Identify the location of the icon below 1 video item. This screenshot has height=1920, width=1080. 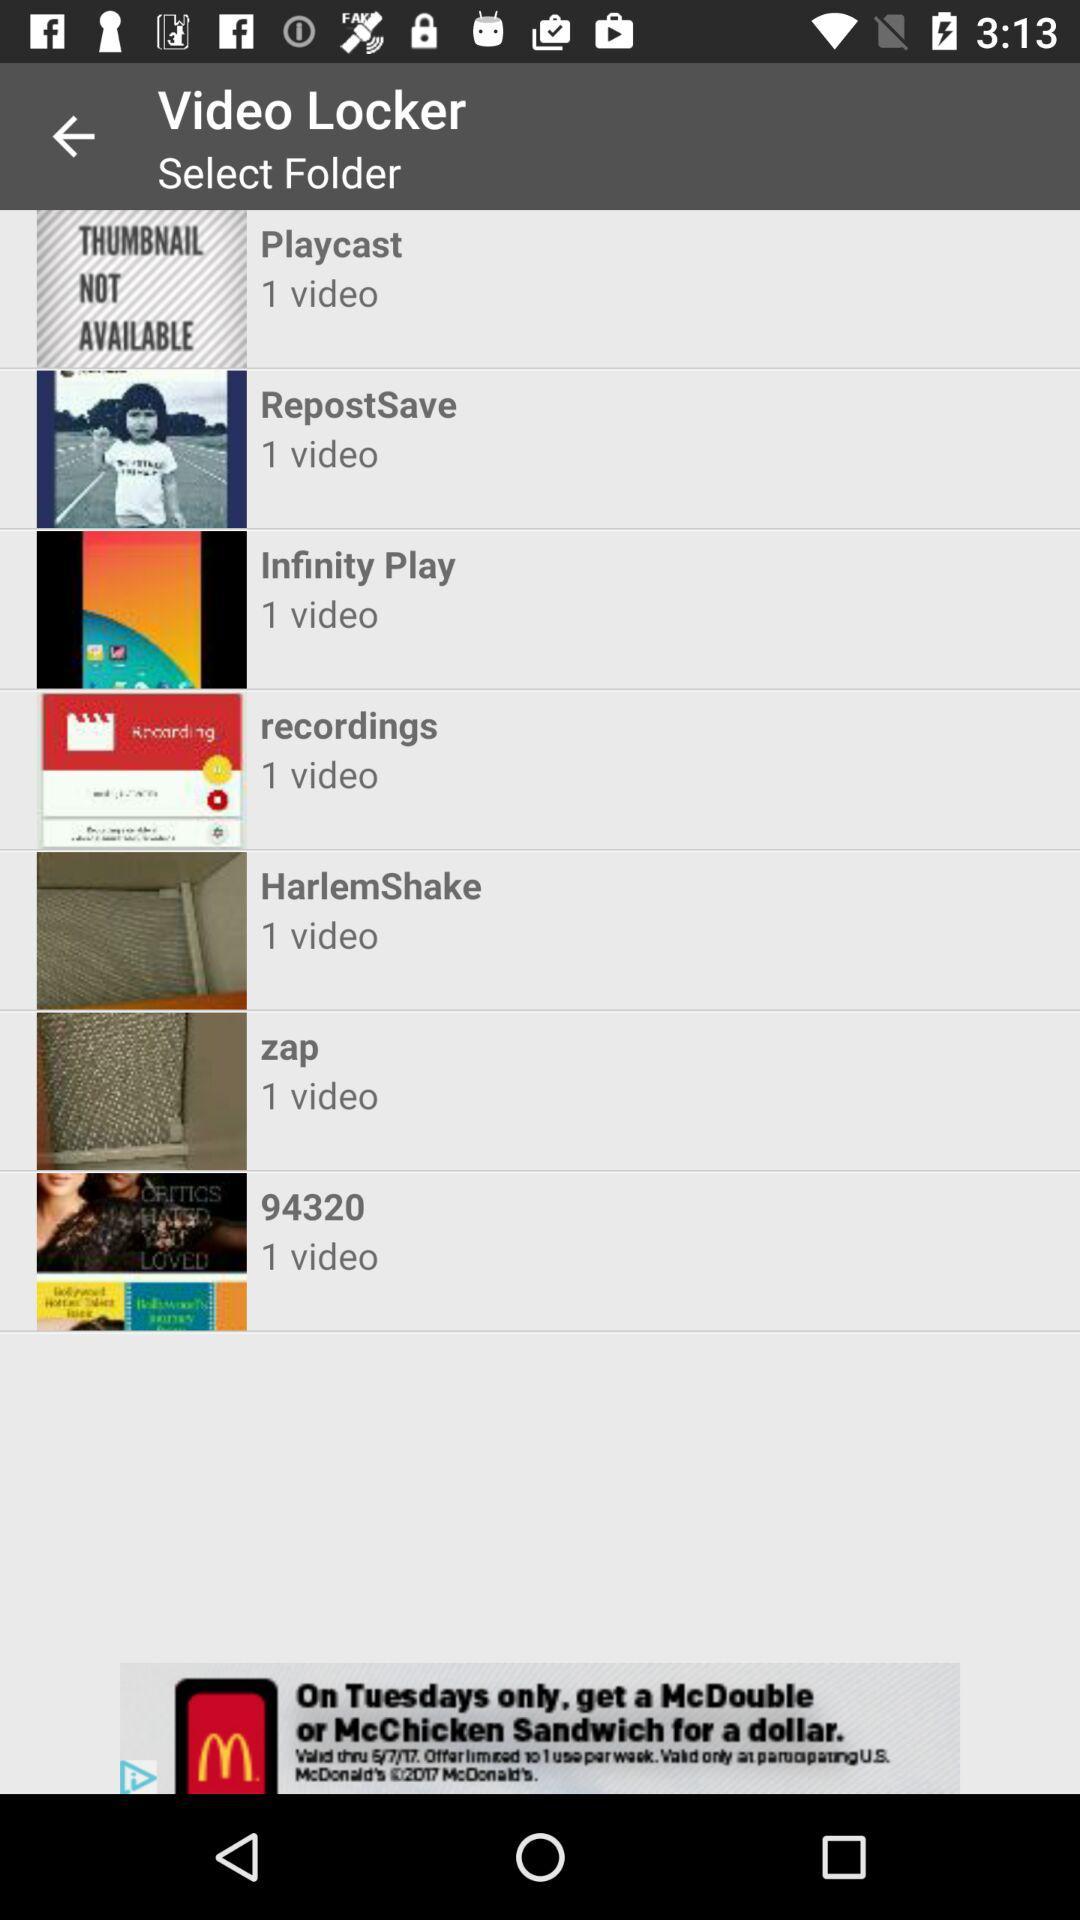
(521, 563).